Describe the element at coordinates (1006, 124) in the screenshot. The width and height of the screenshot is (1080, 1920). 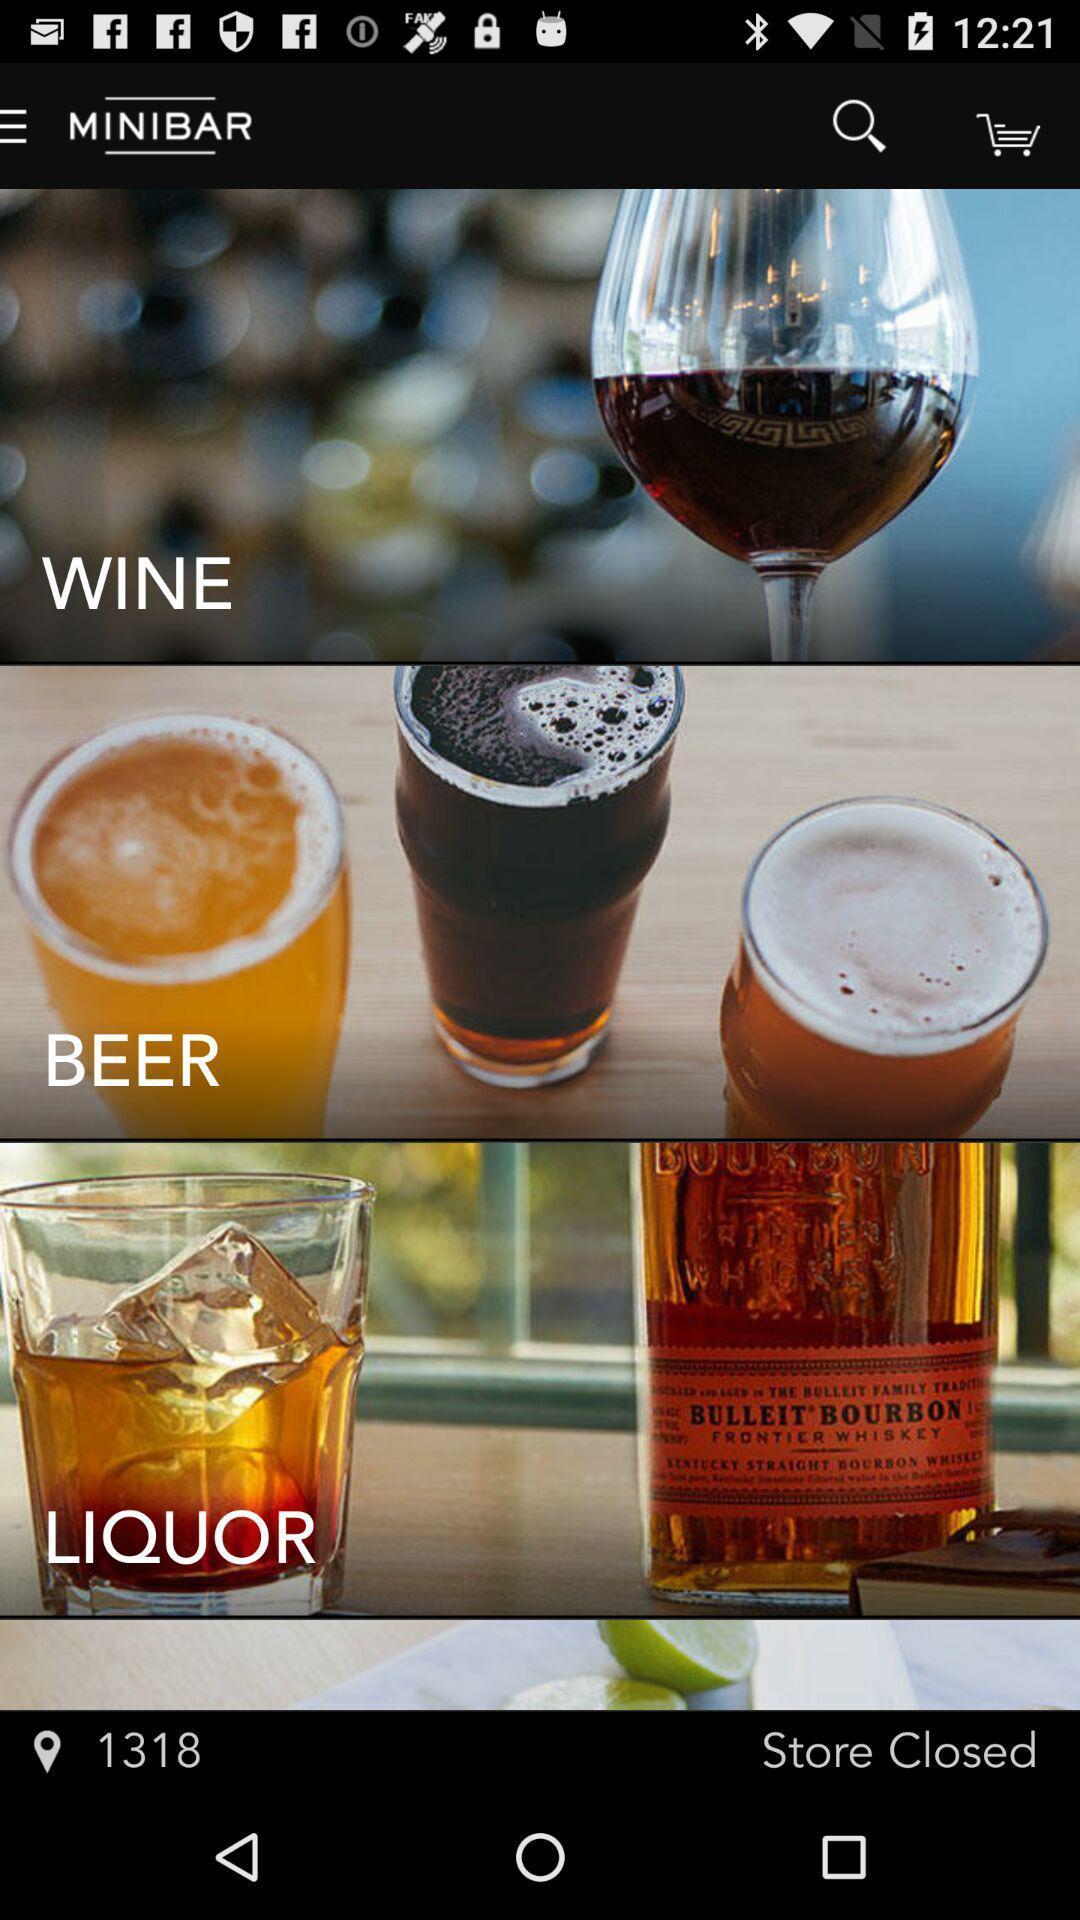
I see `seach page` at that location.